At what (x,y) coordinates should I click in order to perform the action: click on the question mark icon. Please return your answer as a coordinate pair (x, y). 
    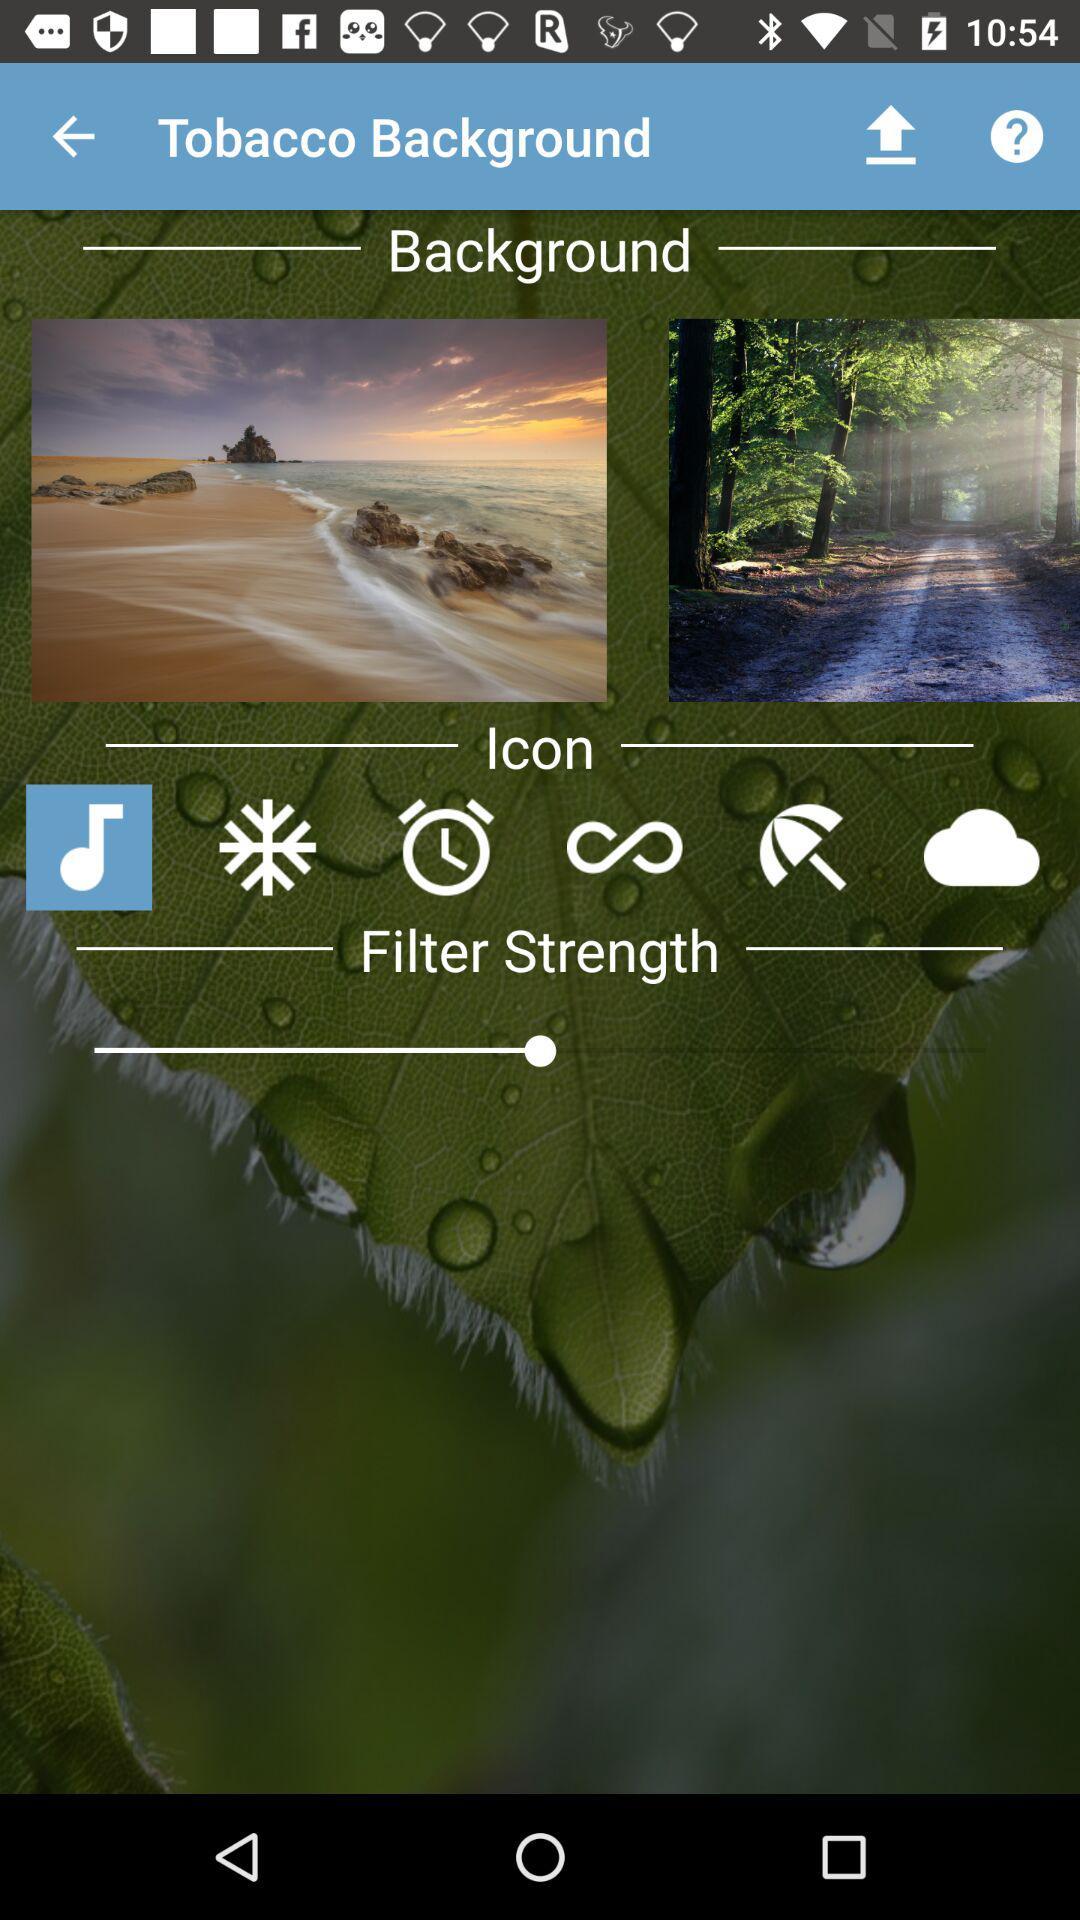
    Looking at the image, I should click on (1017, 136).